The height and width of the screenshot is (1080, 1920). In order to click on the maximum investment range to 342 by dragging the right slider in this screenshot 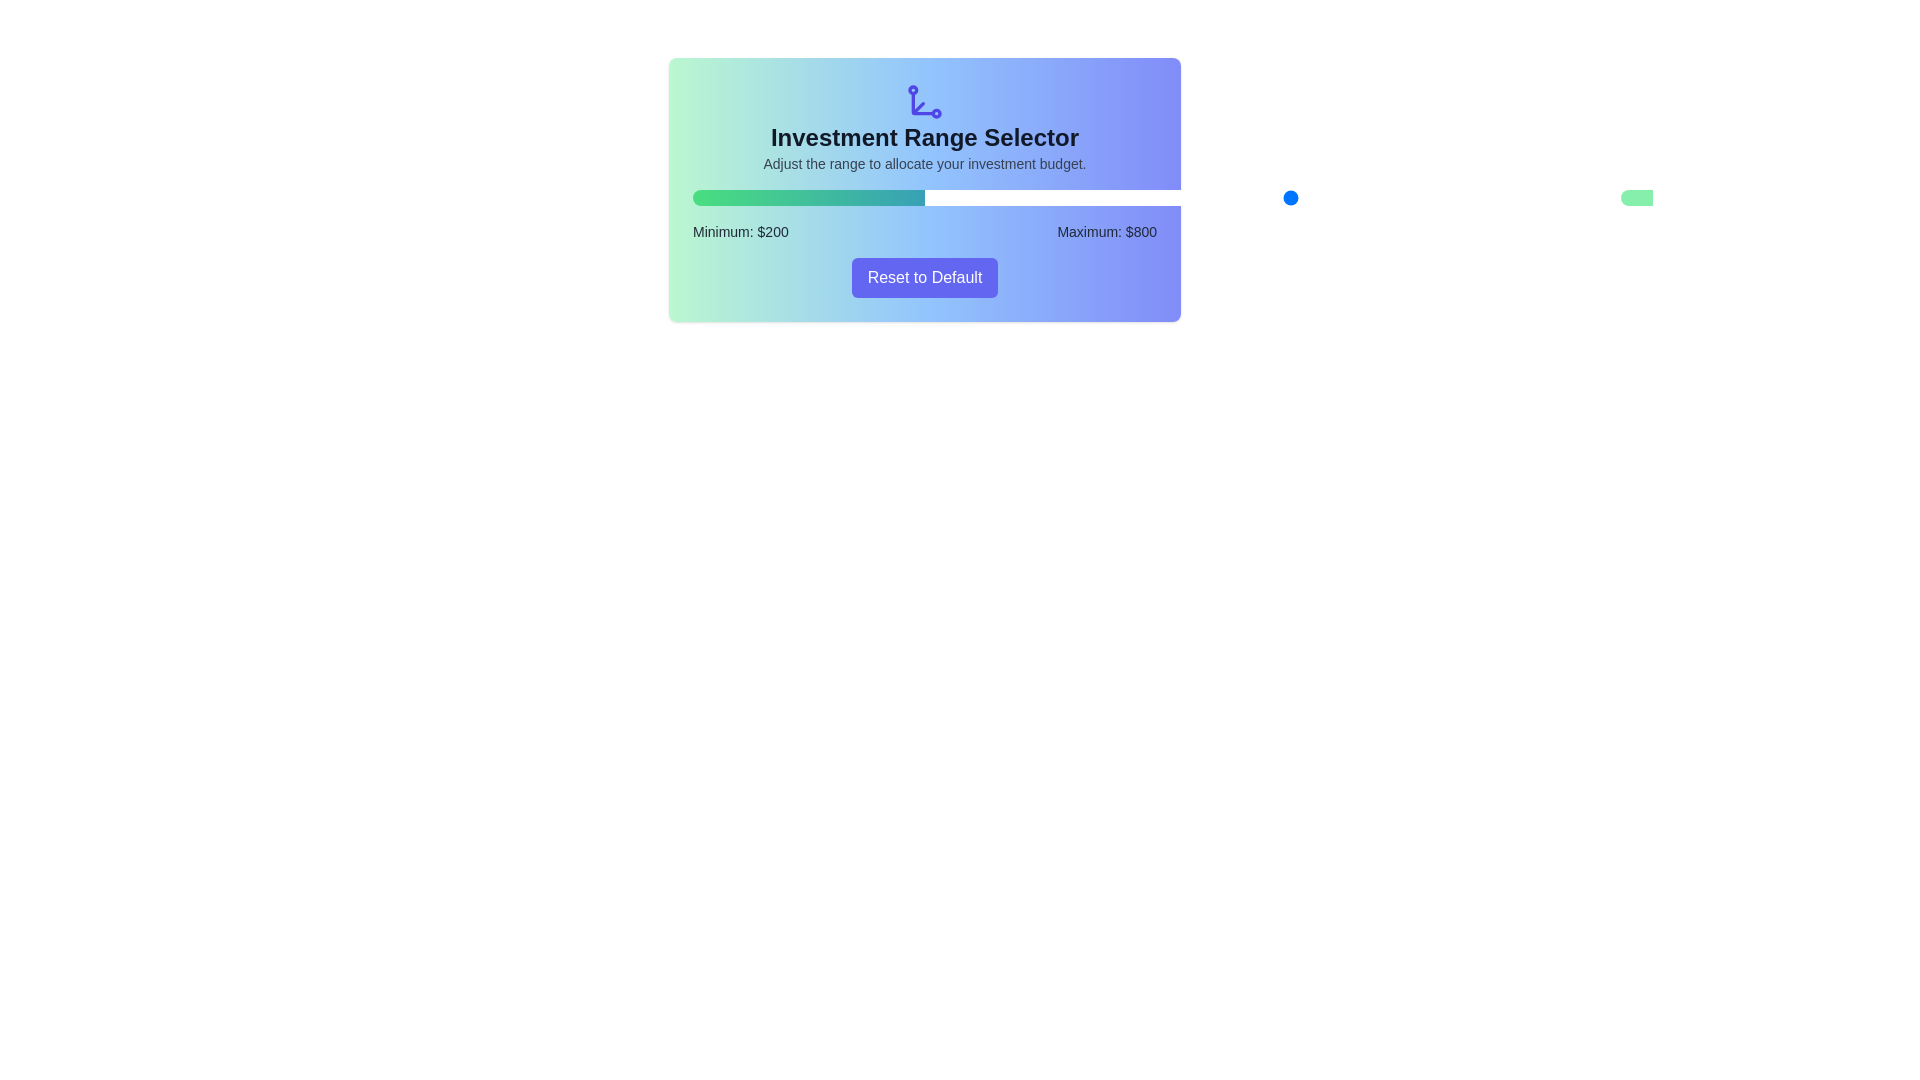, I will do `click(1034, 197)`.